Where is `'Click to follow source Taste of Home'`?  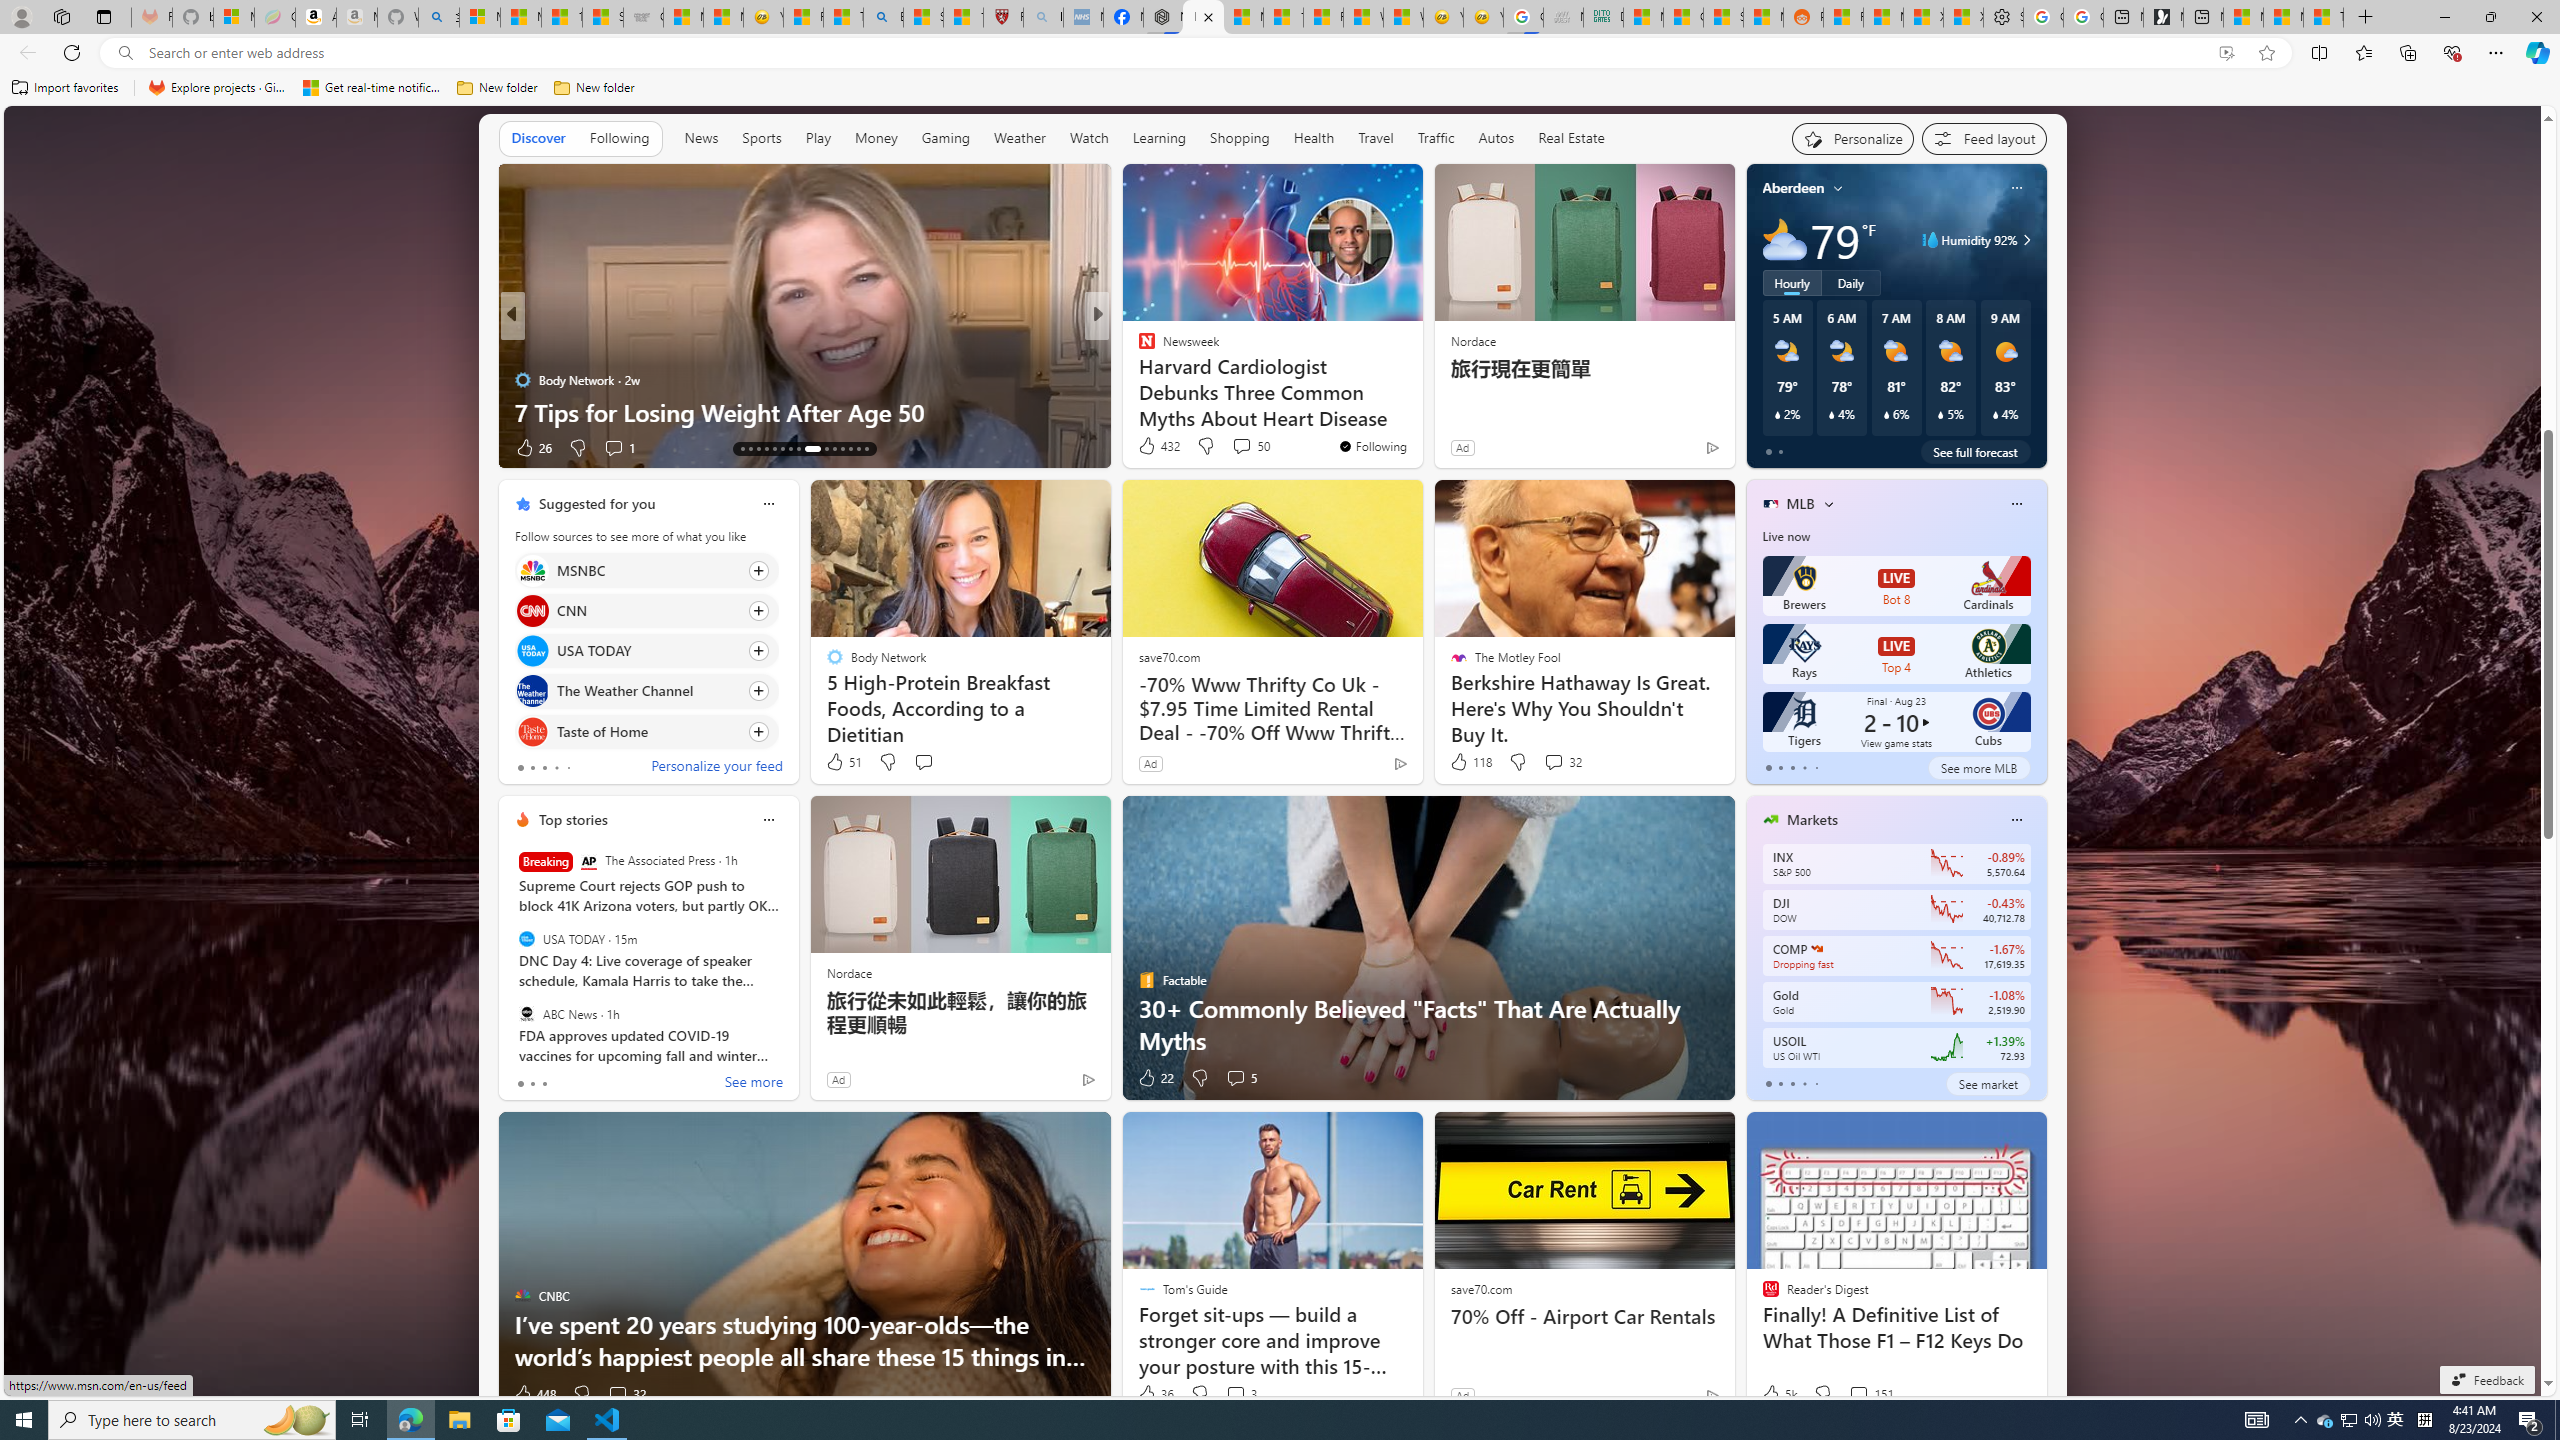 'Click to follow source Taste of Home' is located at coordinates (645, 731).